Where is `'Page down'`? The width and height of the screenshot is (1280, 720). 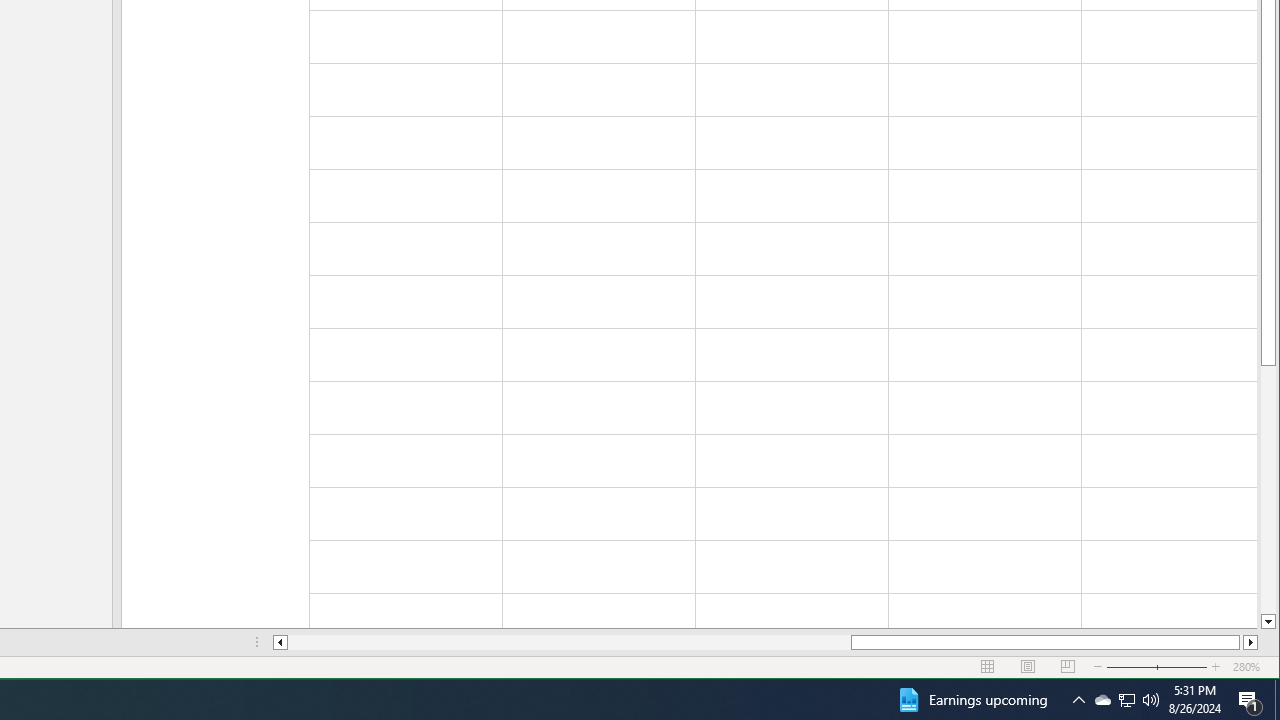 'Page down' is located at coordinates (1267, 489).